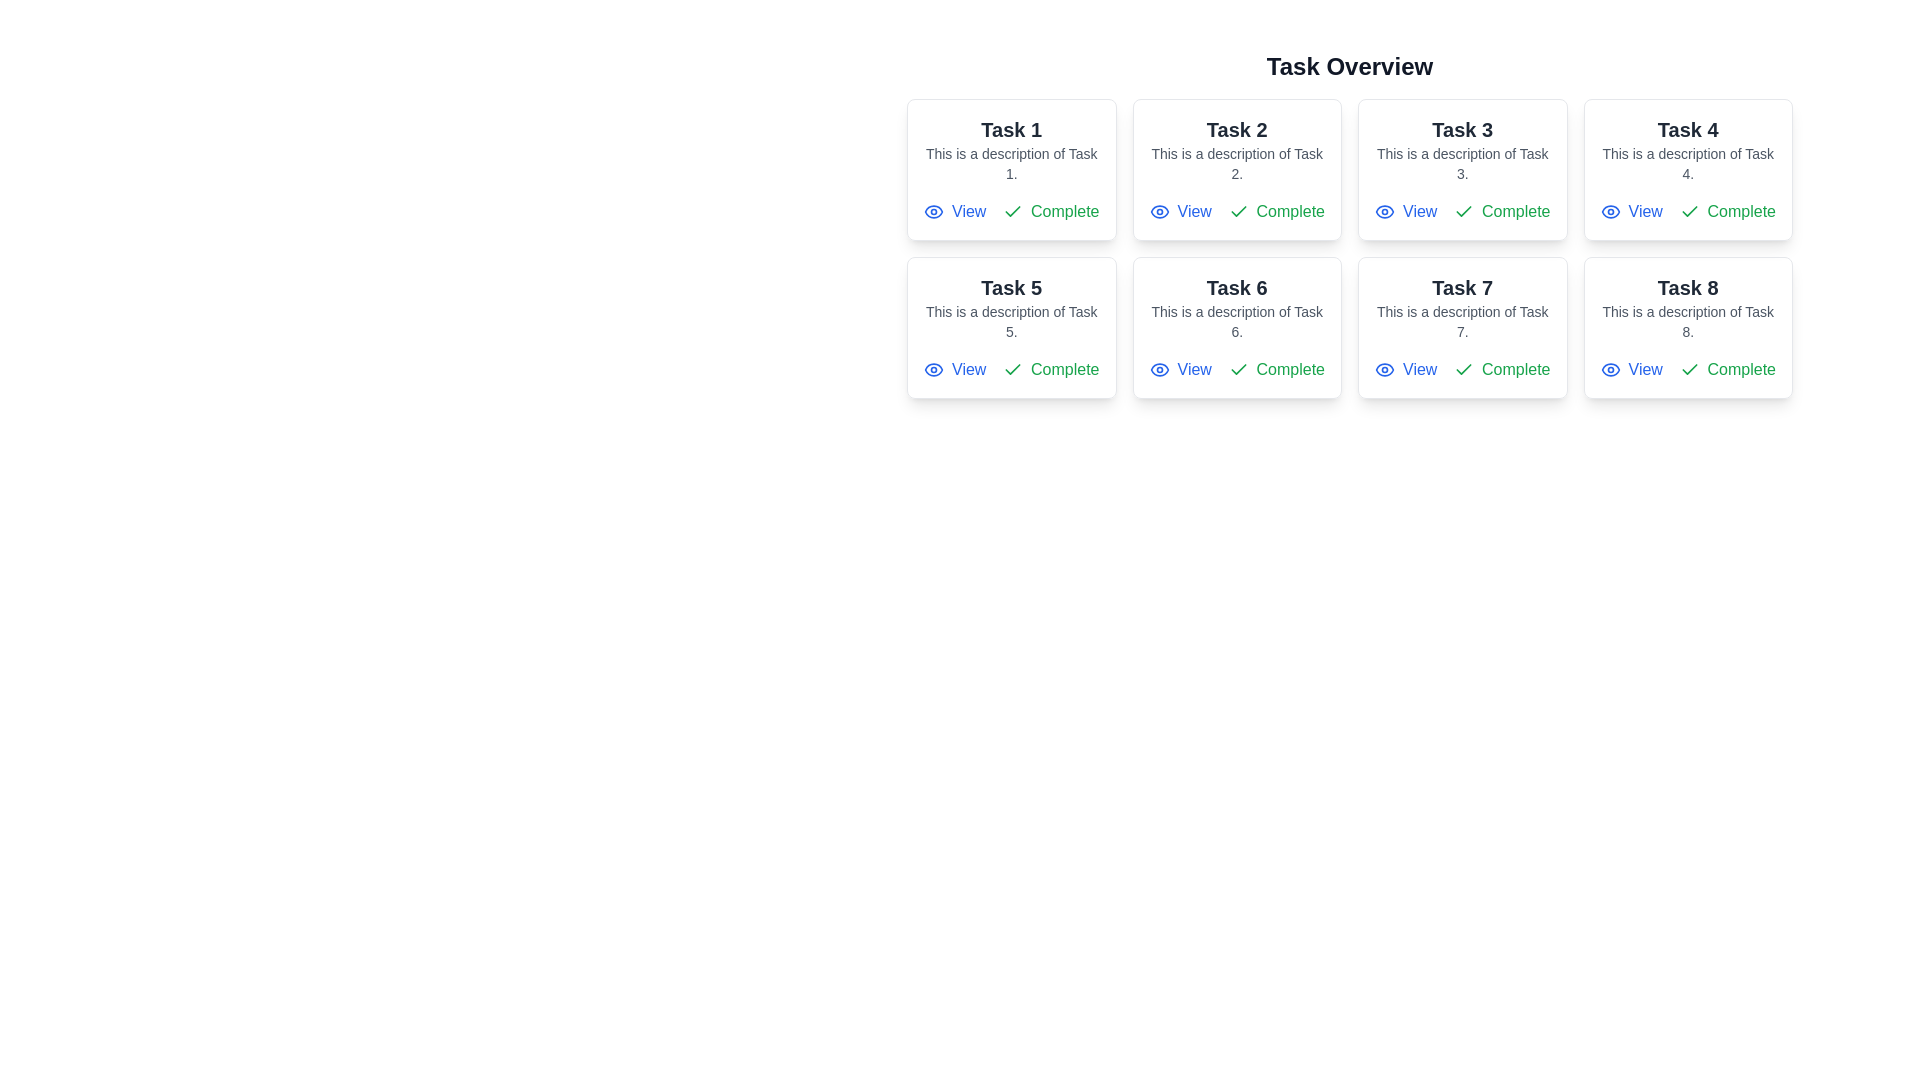  I want to click on the 'Complete' button, which is a green text label with a checkmark icon, located in the second card of the top row under 'Task 2', so click(1275, 212).